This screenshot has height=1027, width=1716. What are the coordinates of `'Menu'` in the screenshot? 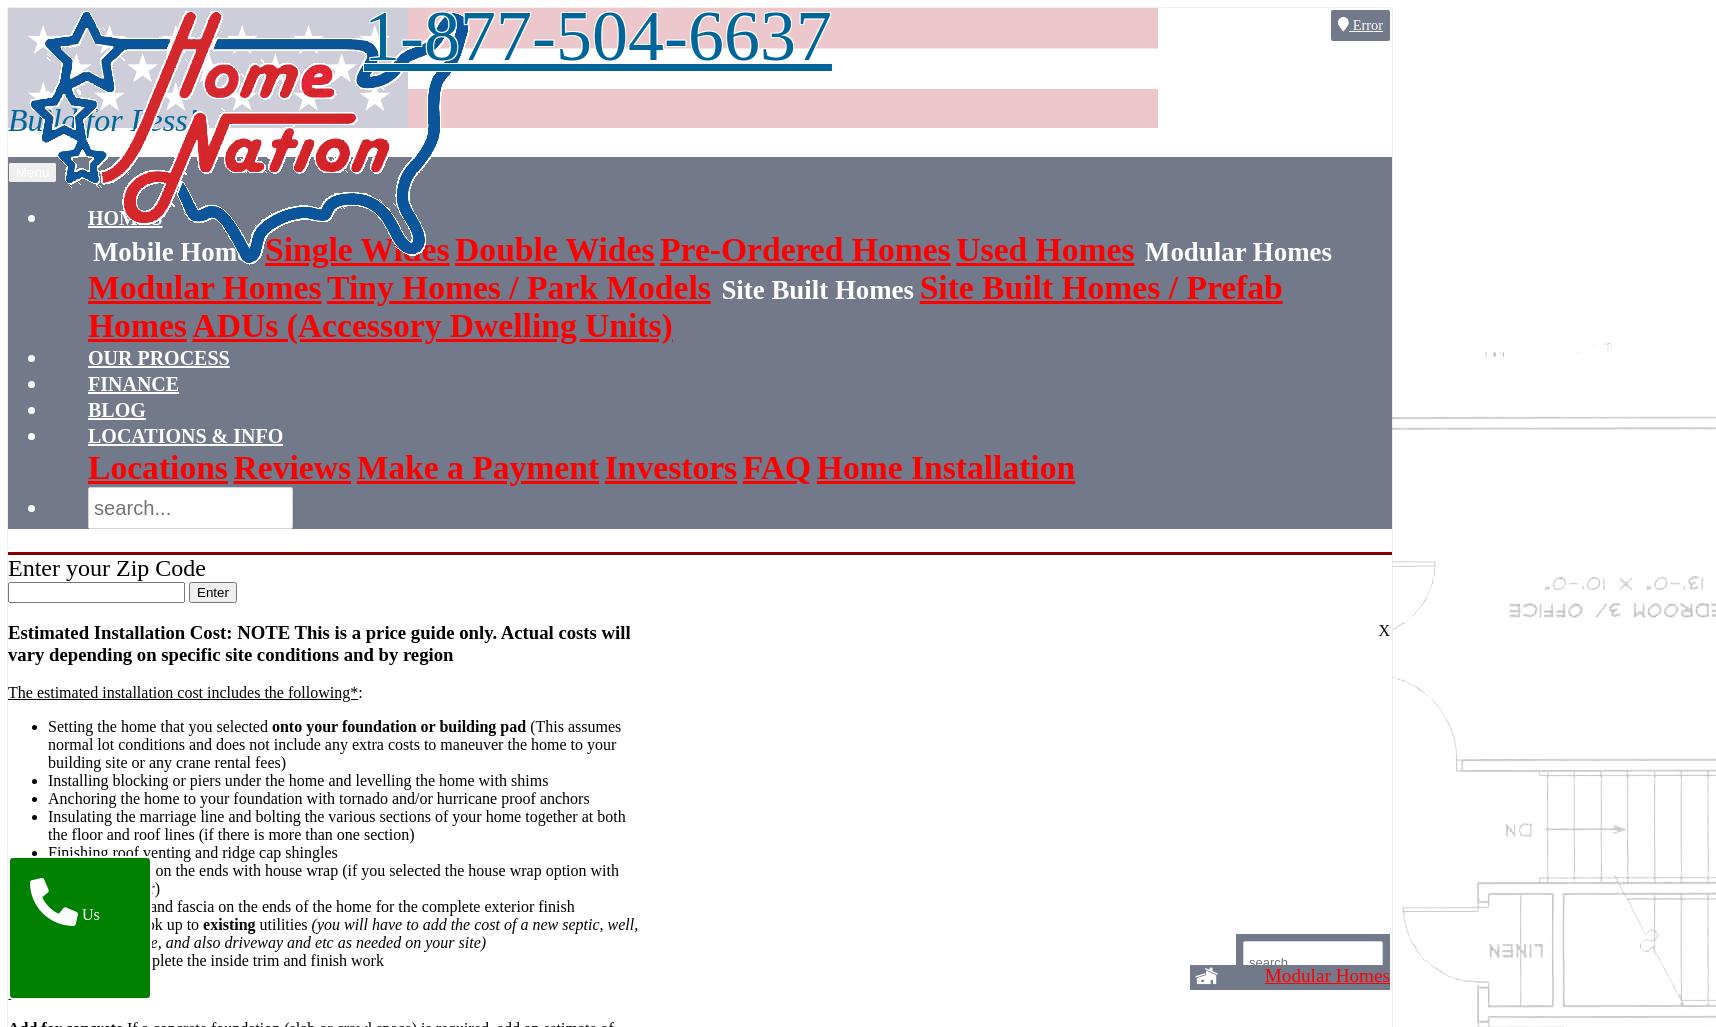 It's located at (31, 171).